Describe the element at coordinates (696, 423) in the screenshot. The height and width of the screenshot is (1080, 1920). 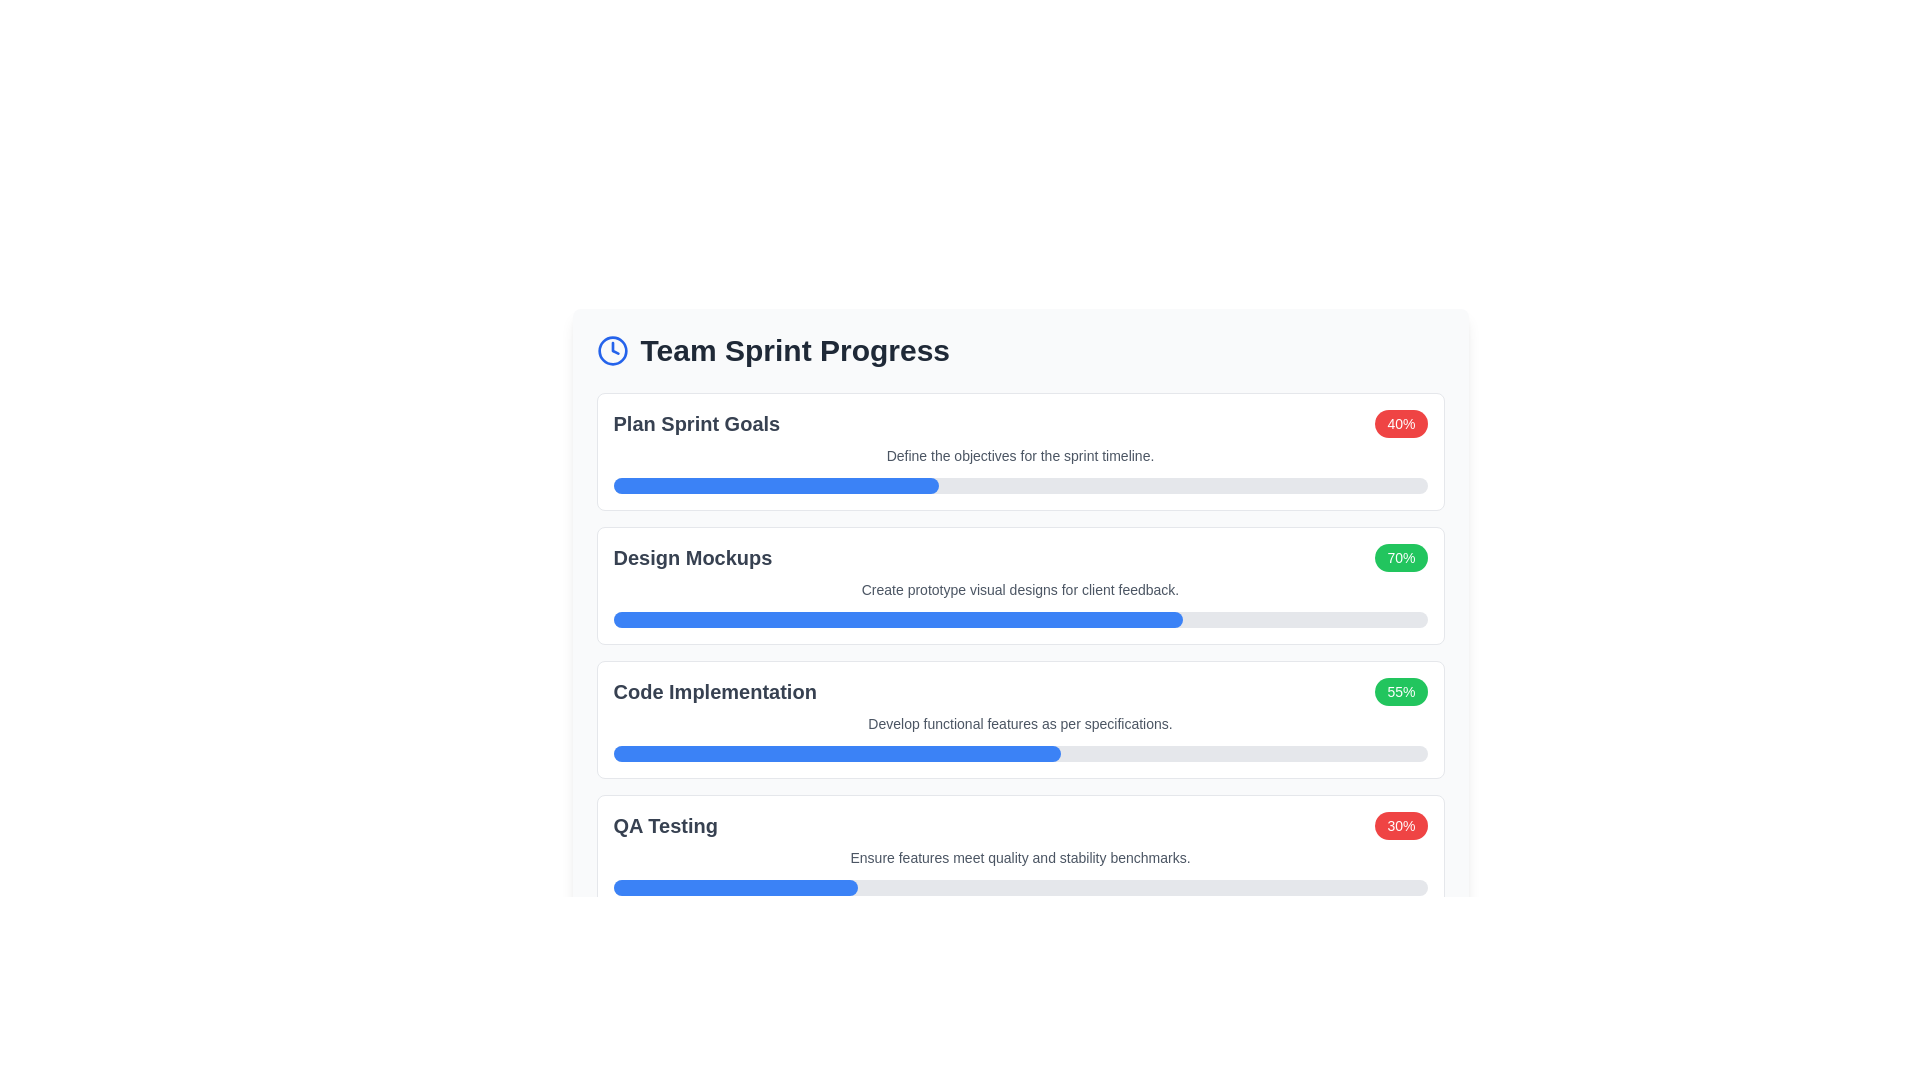
I see `the text of the title or heading within the Text Label that summarizes the specific sprint task, in order to copy it` at that location.